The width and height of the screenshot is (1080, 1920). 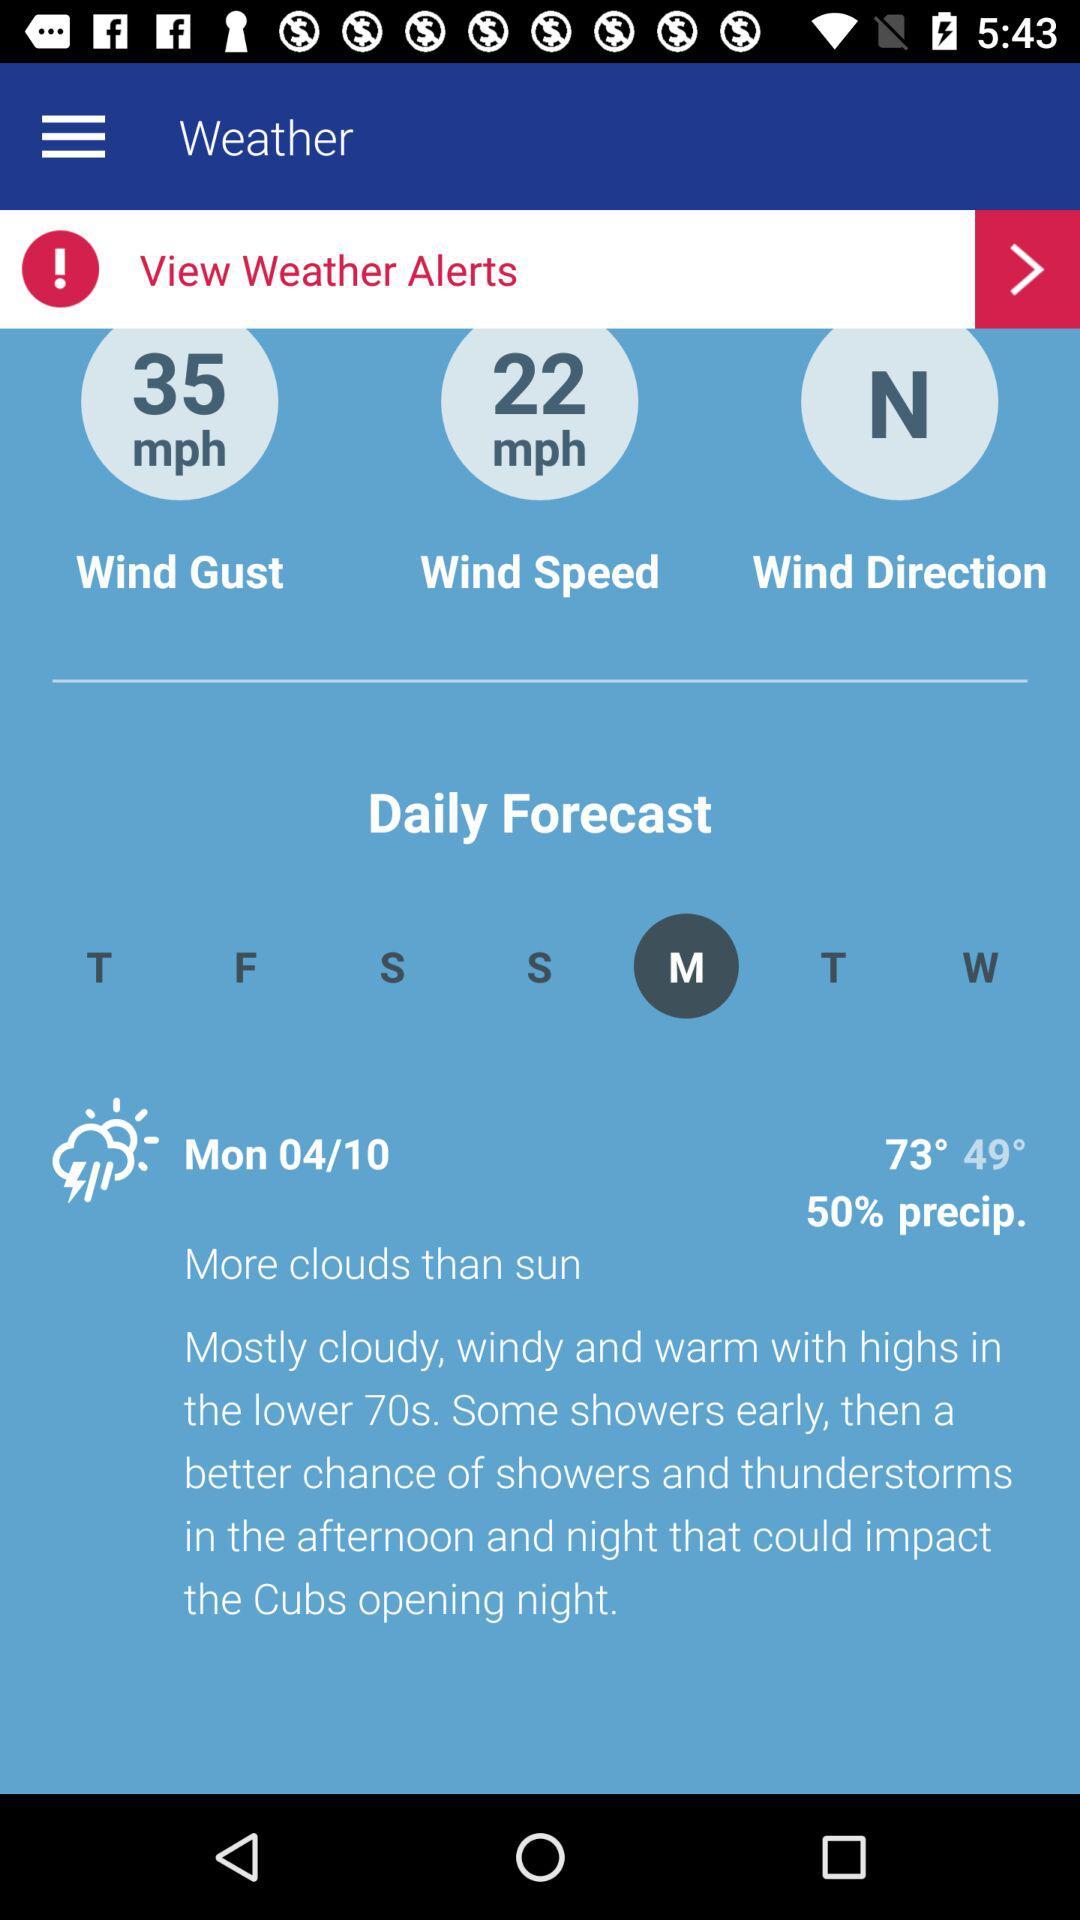 I want to click on menu, so click(x=72, y=135).